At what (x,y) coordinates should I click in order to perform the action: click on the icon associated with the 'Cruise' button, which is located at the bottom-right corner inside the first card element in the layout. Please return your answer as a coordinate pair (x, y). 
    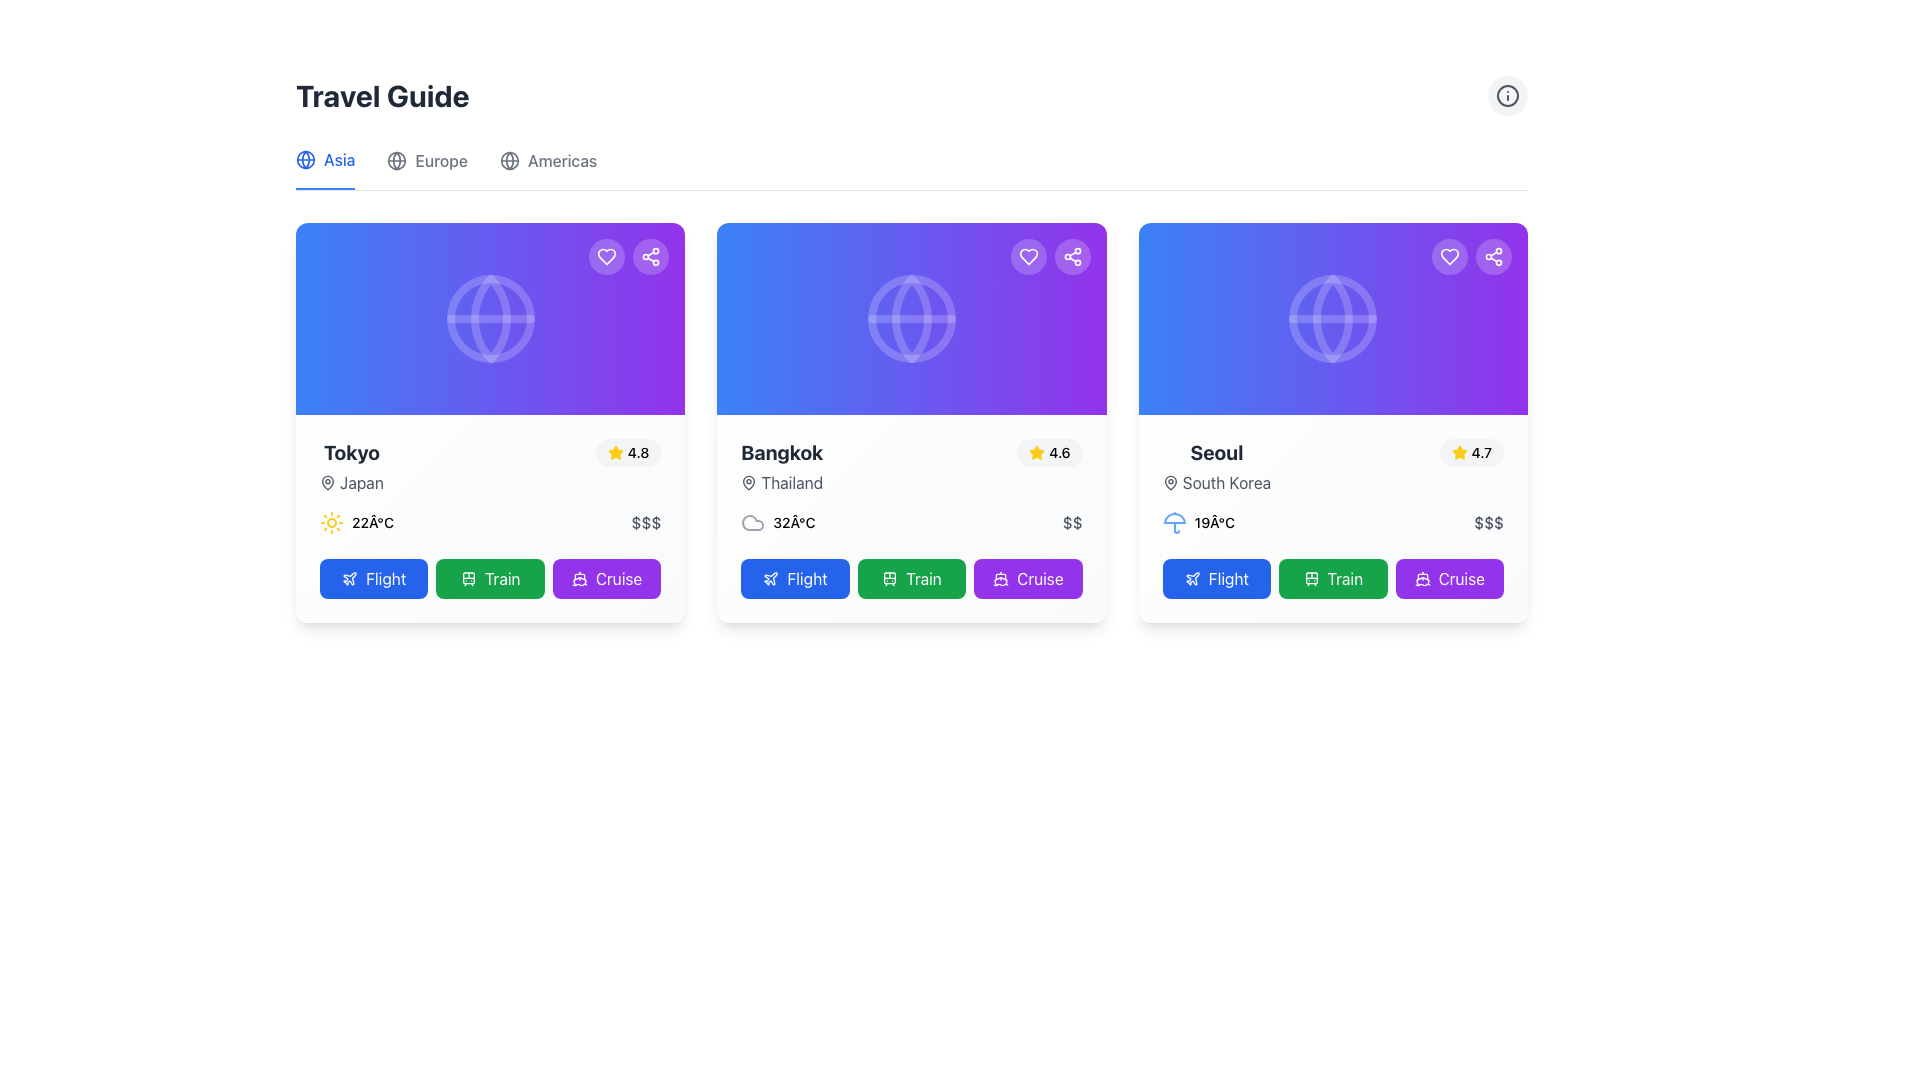
    Looking at the image, I should click on (578, 578).